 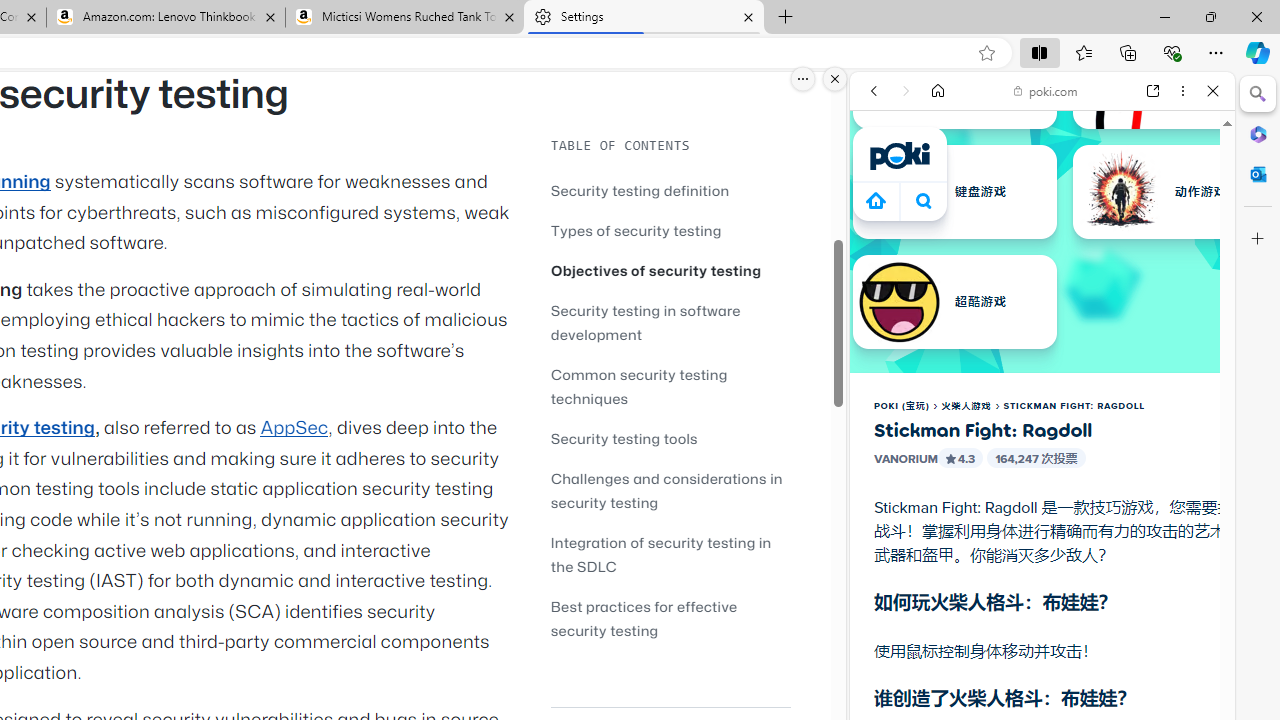 What do you see at coordinates (623, 437) in the screenshot?
I see `'Security testing tools'` at bounding box center [623, 437].